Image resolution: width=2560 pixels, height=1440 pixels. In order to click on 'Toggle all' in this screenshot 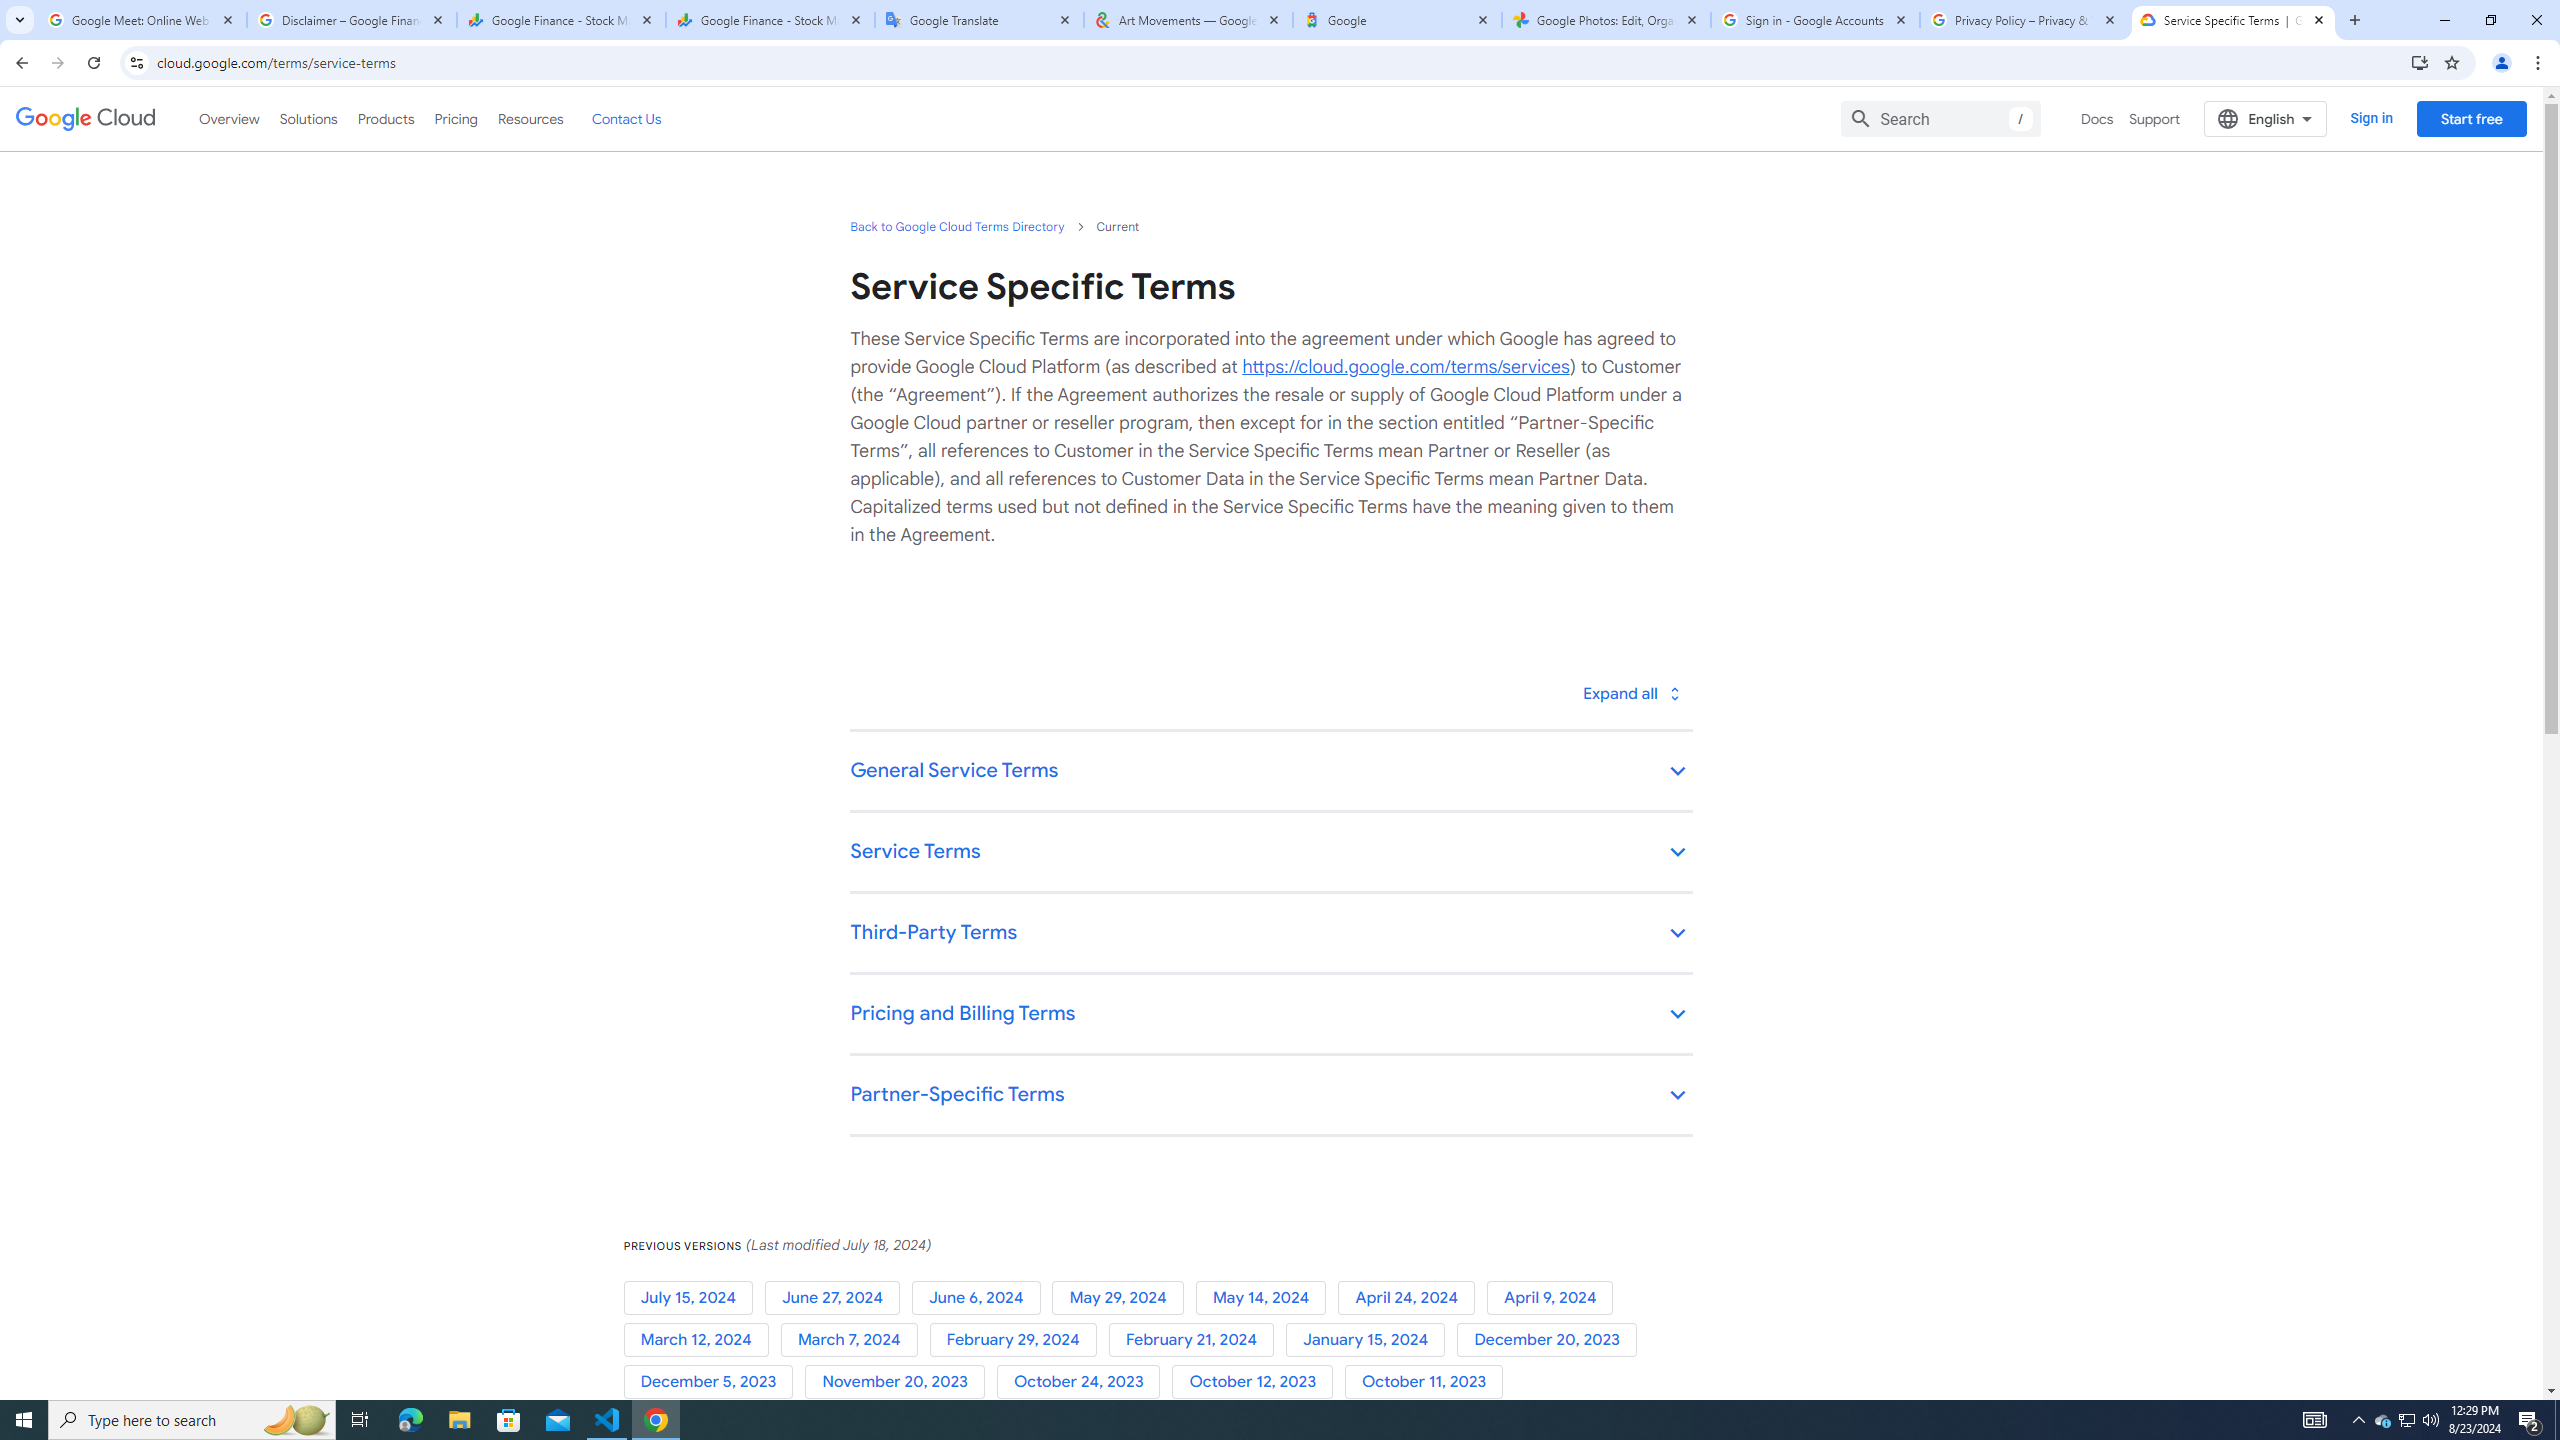, I will do `click(1630, 693)`.